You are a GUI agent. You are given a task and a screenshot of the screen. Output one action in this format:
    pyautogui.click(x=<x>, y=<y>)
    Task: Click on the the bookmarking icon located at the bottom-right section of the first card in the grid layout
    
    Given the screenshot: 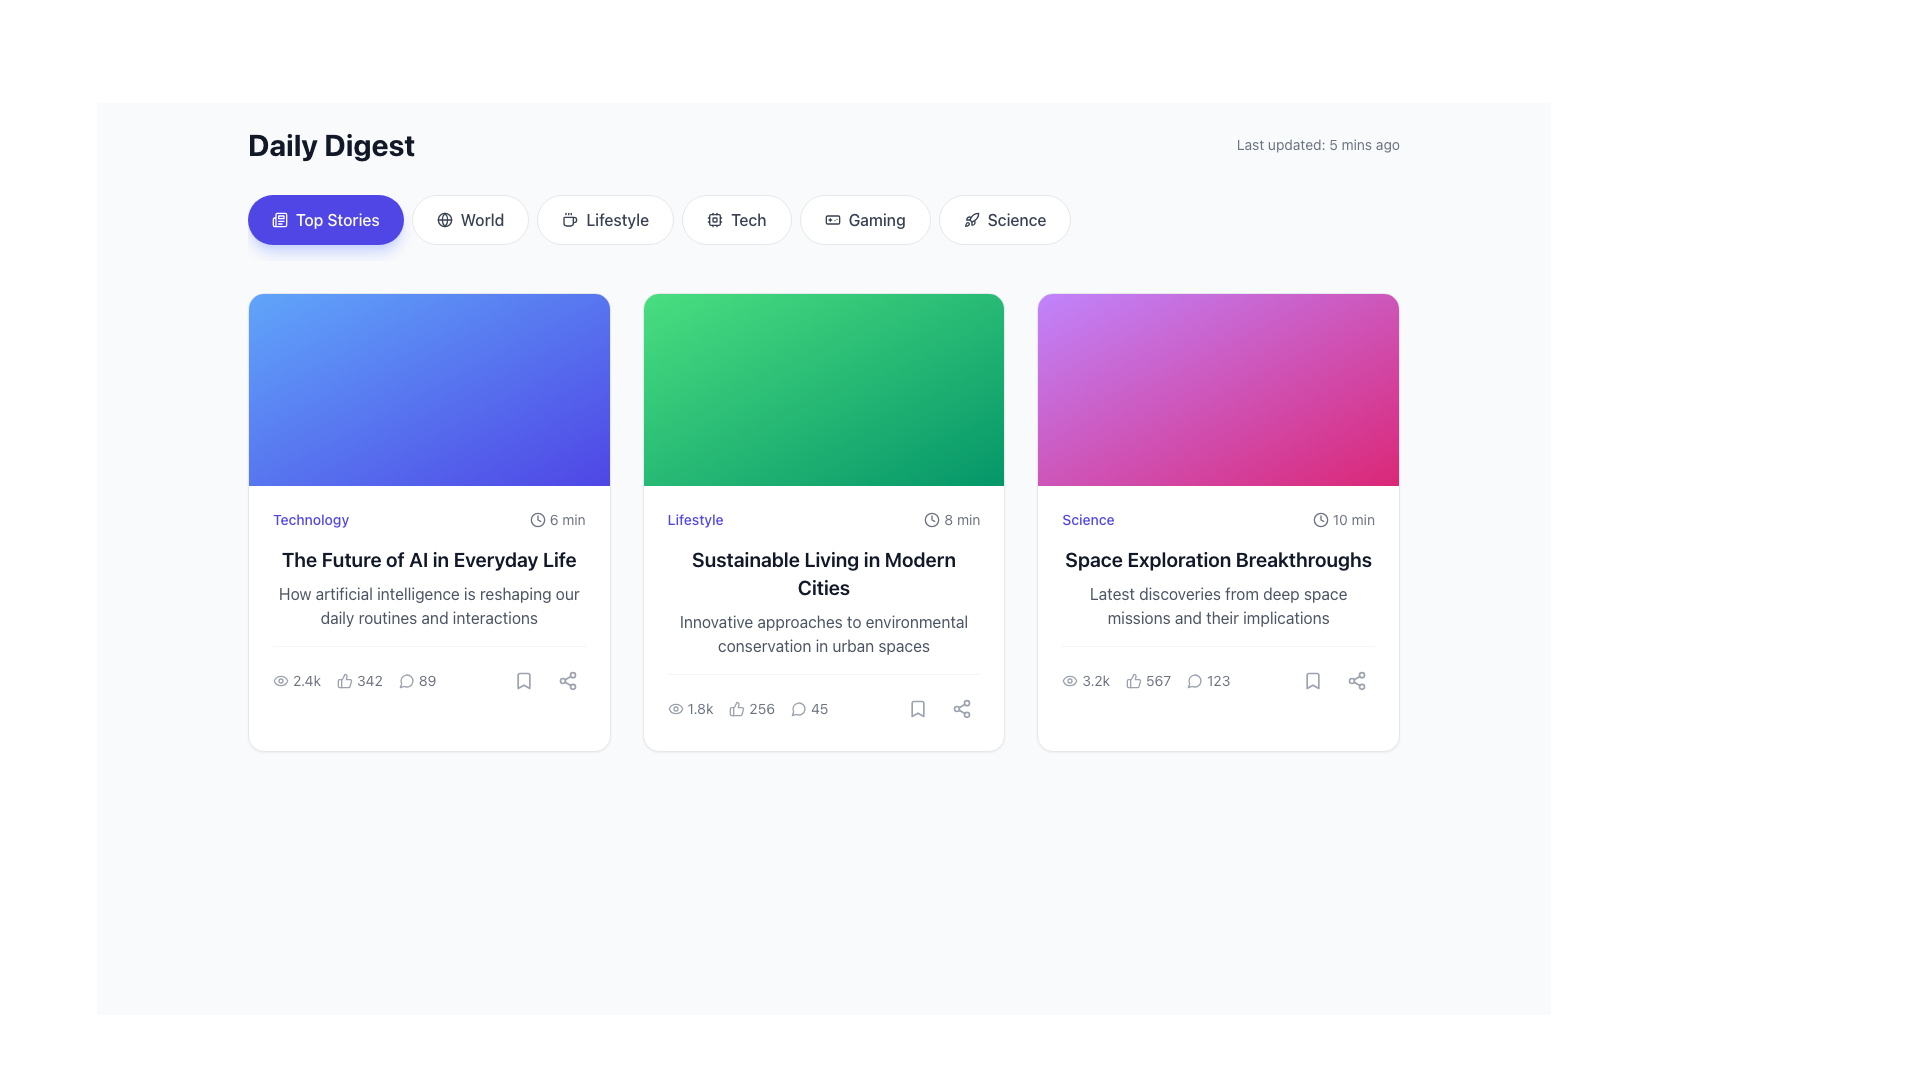 What is the action you would take?
    pyautogui.click(x=523, y=680)
    